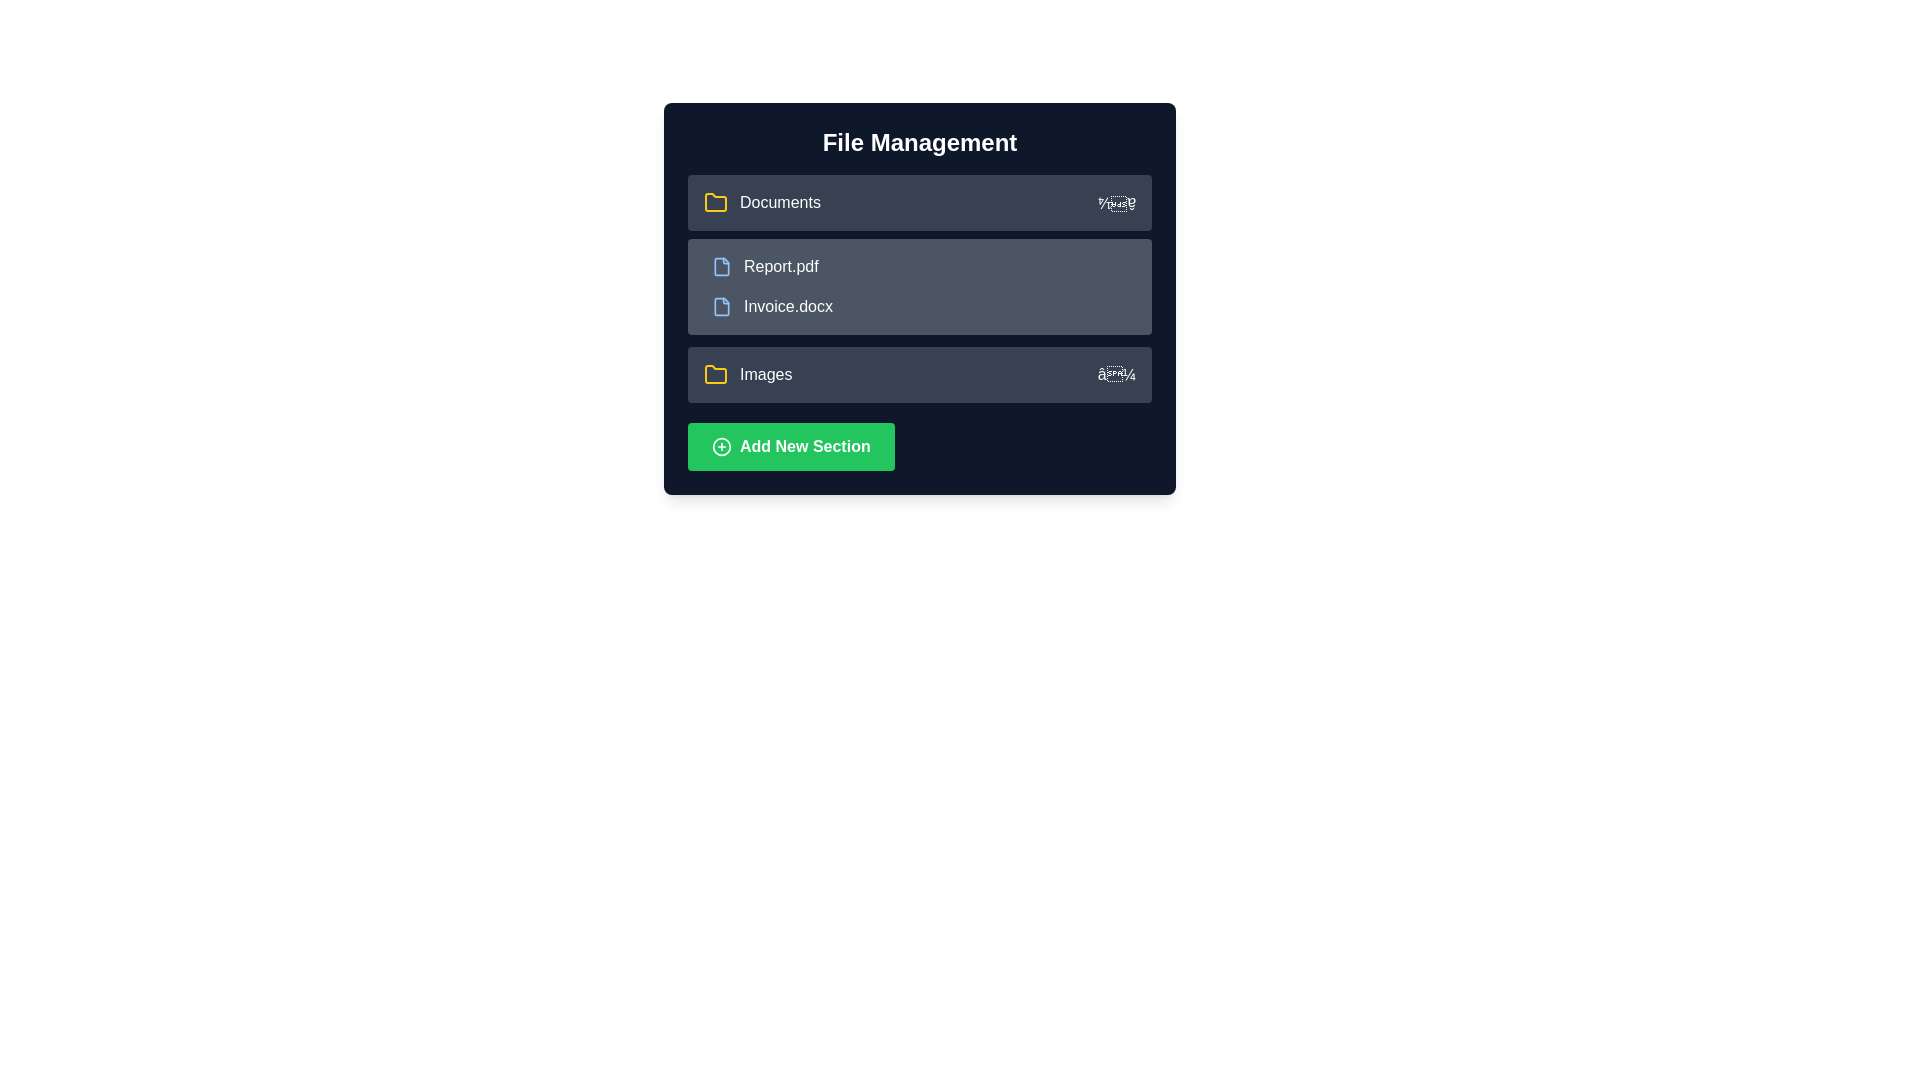 The image size is (1920, 1080). What do you see at coordinates (790, 446) in the screenshot?
I see `the button located at the bottom of the 'File Management' card` at bounding box center [790, 446].